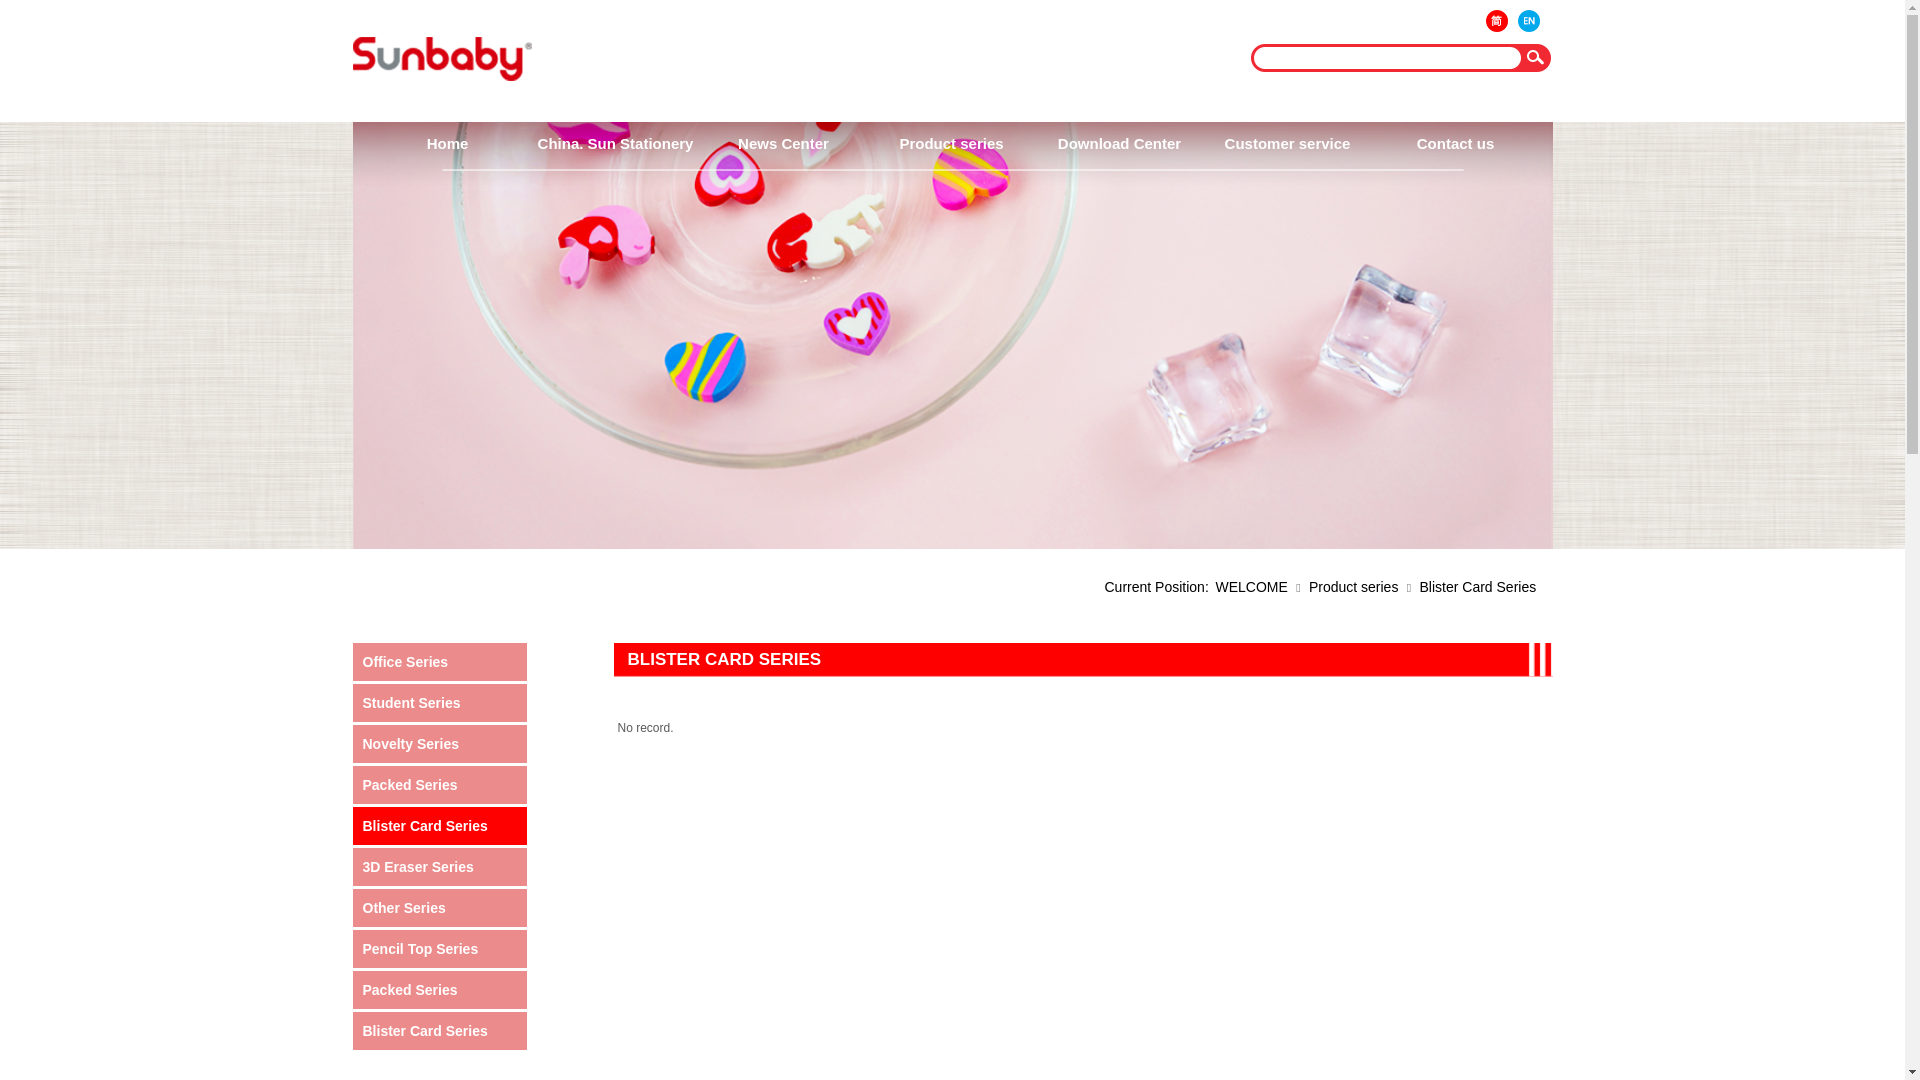 This screenshot has height=1080, width=1920. What do you see at coordinates (1214, 585) in the screenshot?
I see `'WELCOME'` at bounding box center [1214, 585].